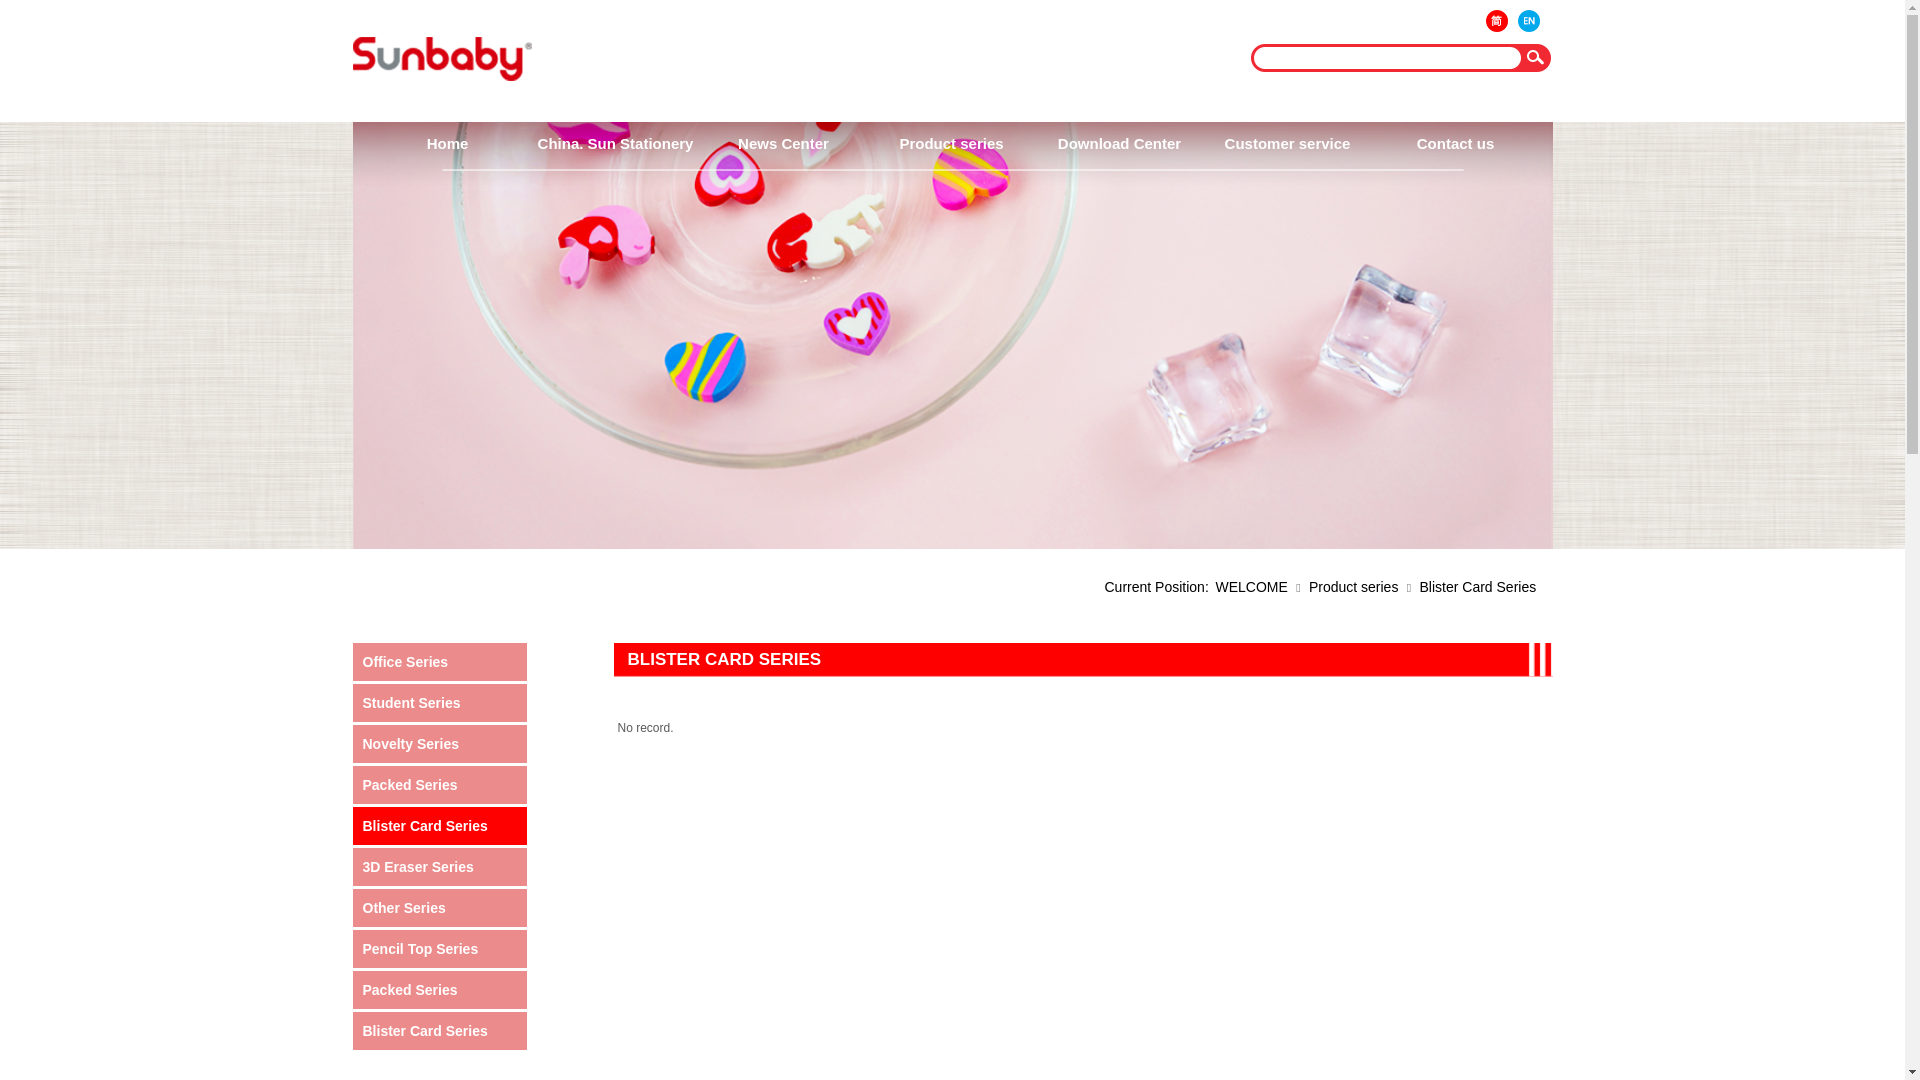 This screenshot has height=1080, width=1920. What do you see at coordinates (1214, 585) in the screenshot?
I see `'WELCOME'` at bounding box center [1214, 585].